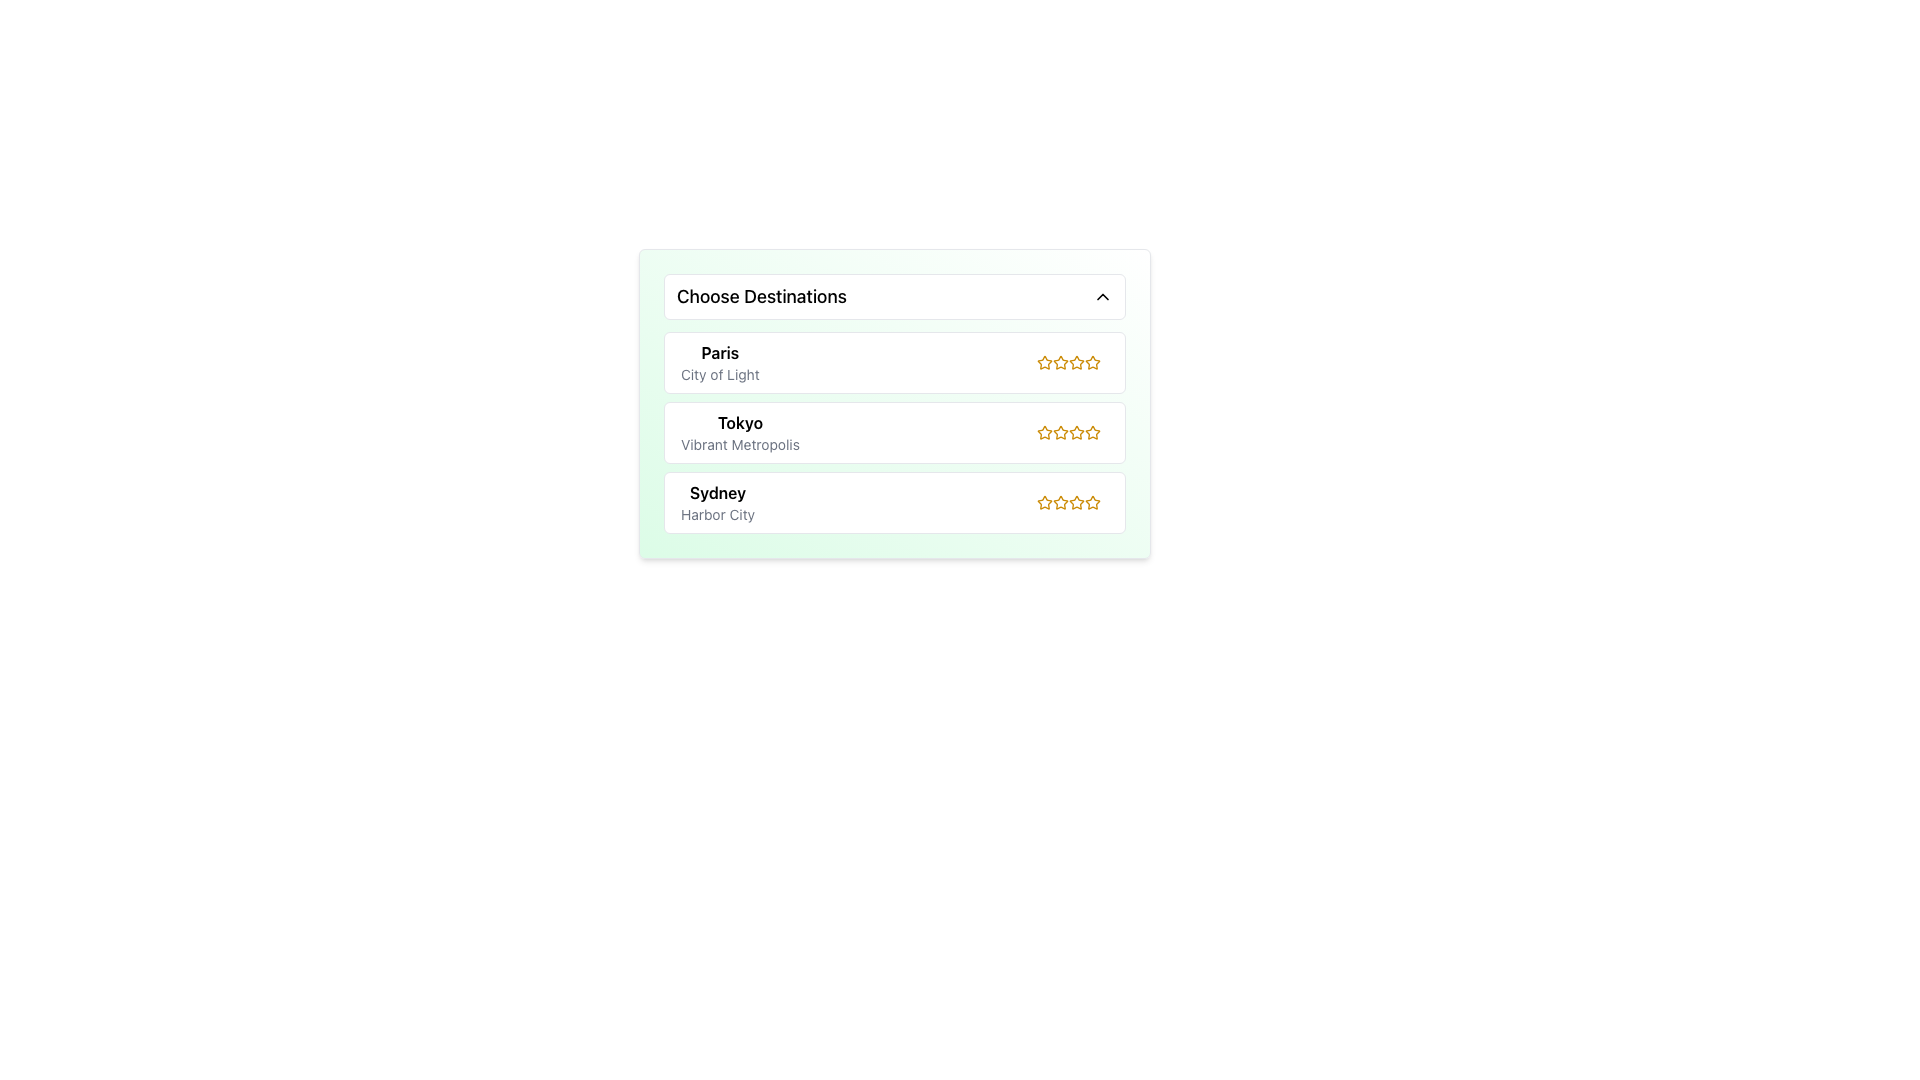 This screenshot has width=1920, height=1080. I want to click on the List Item representing 'Tokyo' with the tagline 'Vibrant Metropolis', so click(893, 431).